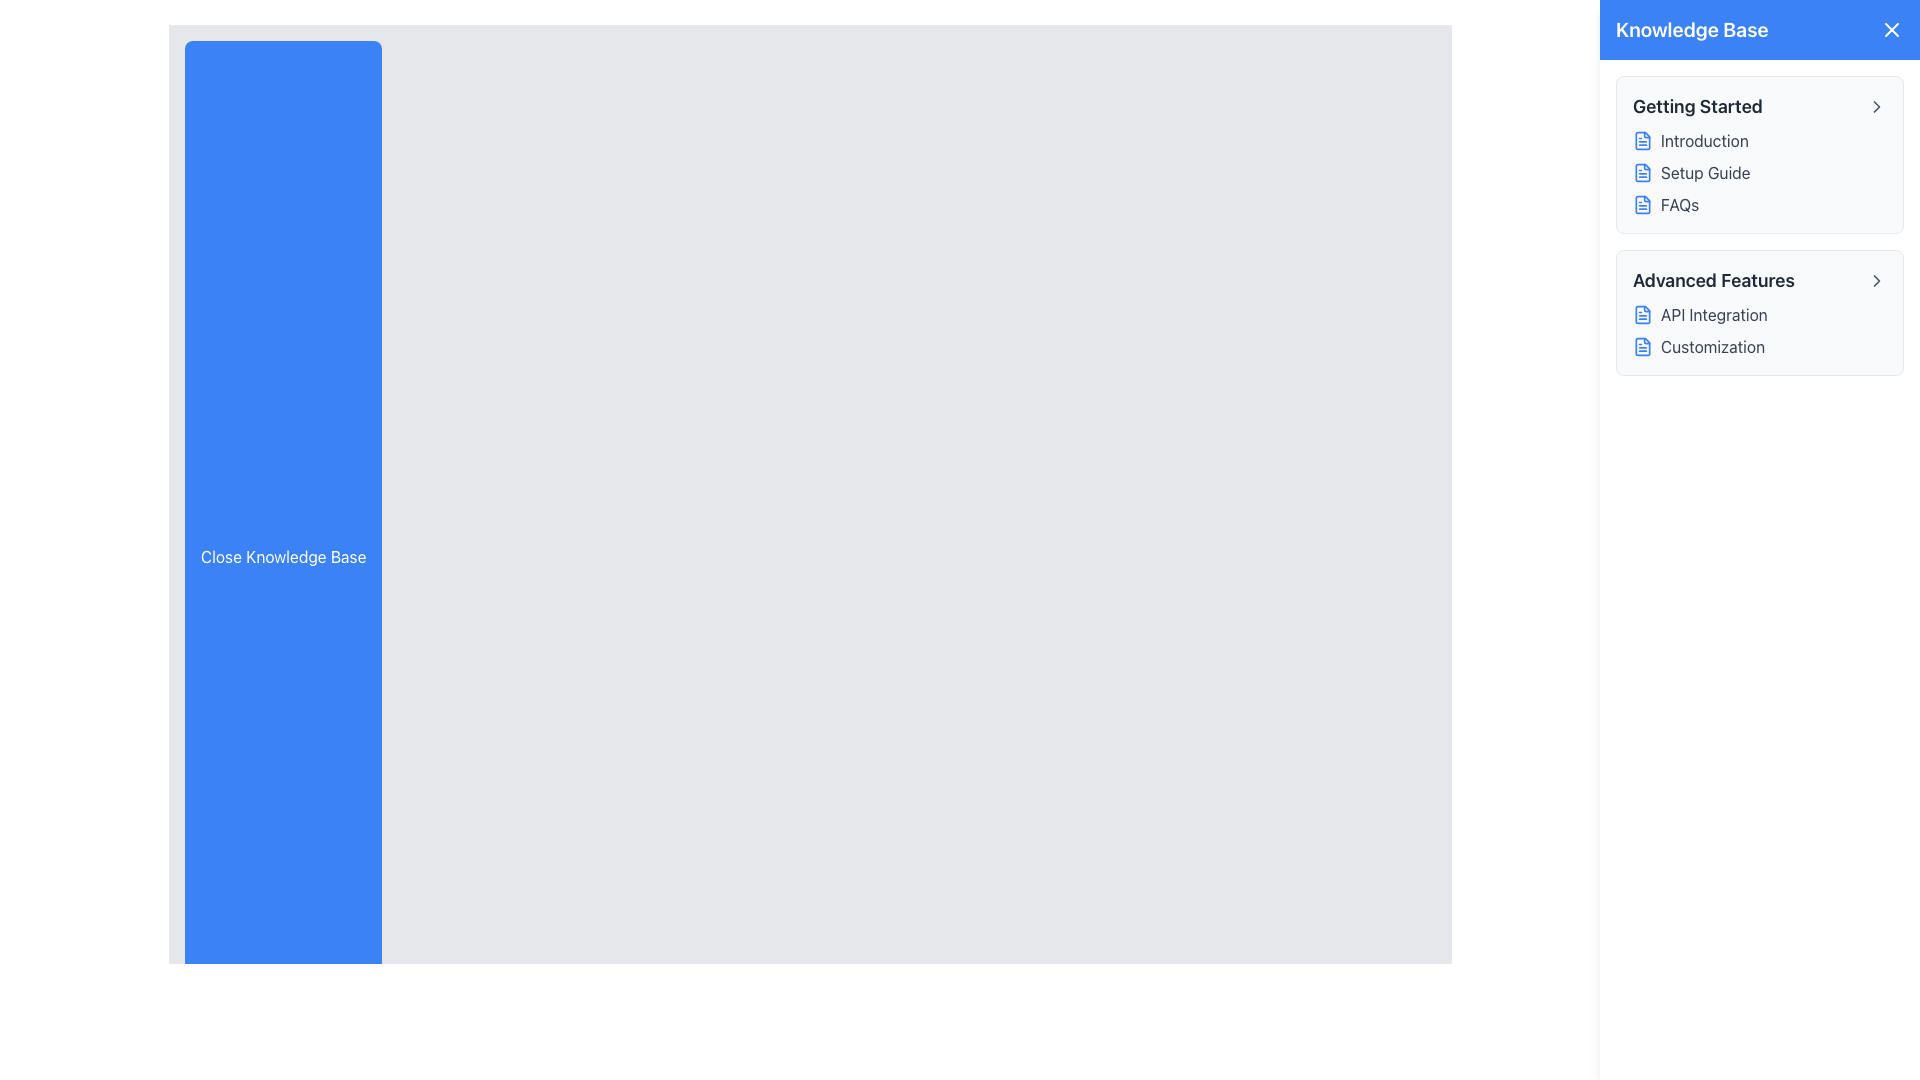 The image size is (1920, 1080). Describe the element at coordinates (1642, 315) in the screenshot. I see `the SVG graphic icon located near the top-right section of the sidebar panel, adjacent to the 'API Integration' text under the 'Advanced Features' heading` at that location.